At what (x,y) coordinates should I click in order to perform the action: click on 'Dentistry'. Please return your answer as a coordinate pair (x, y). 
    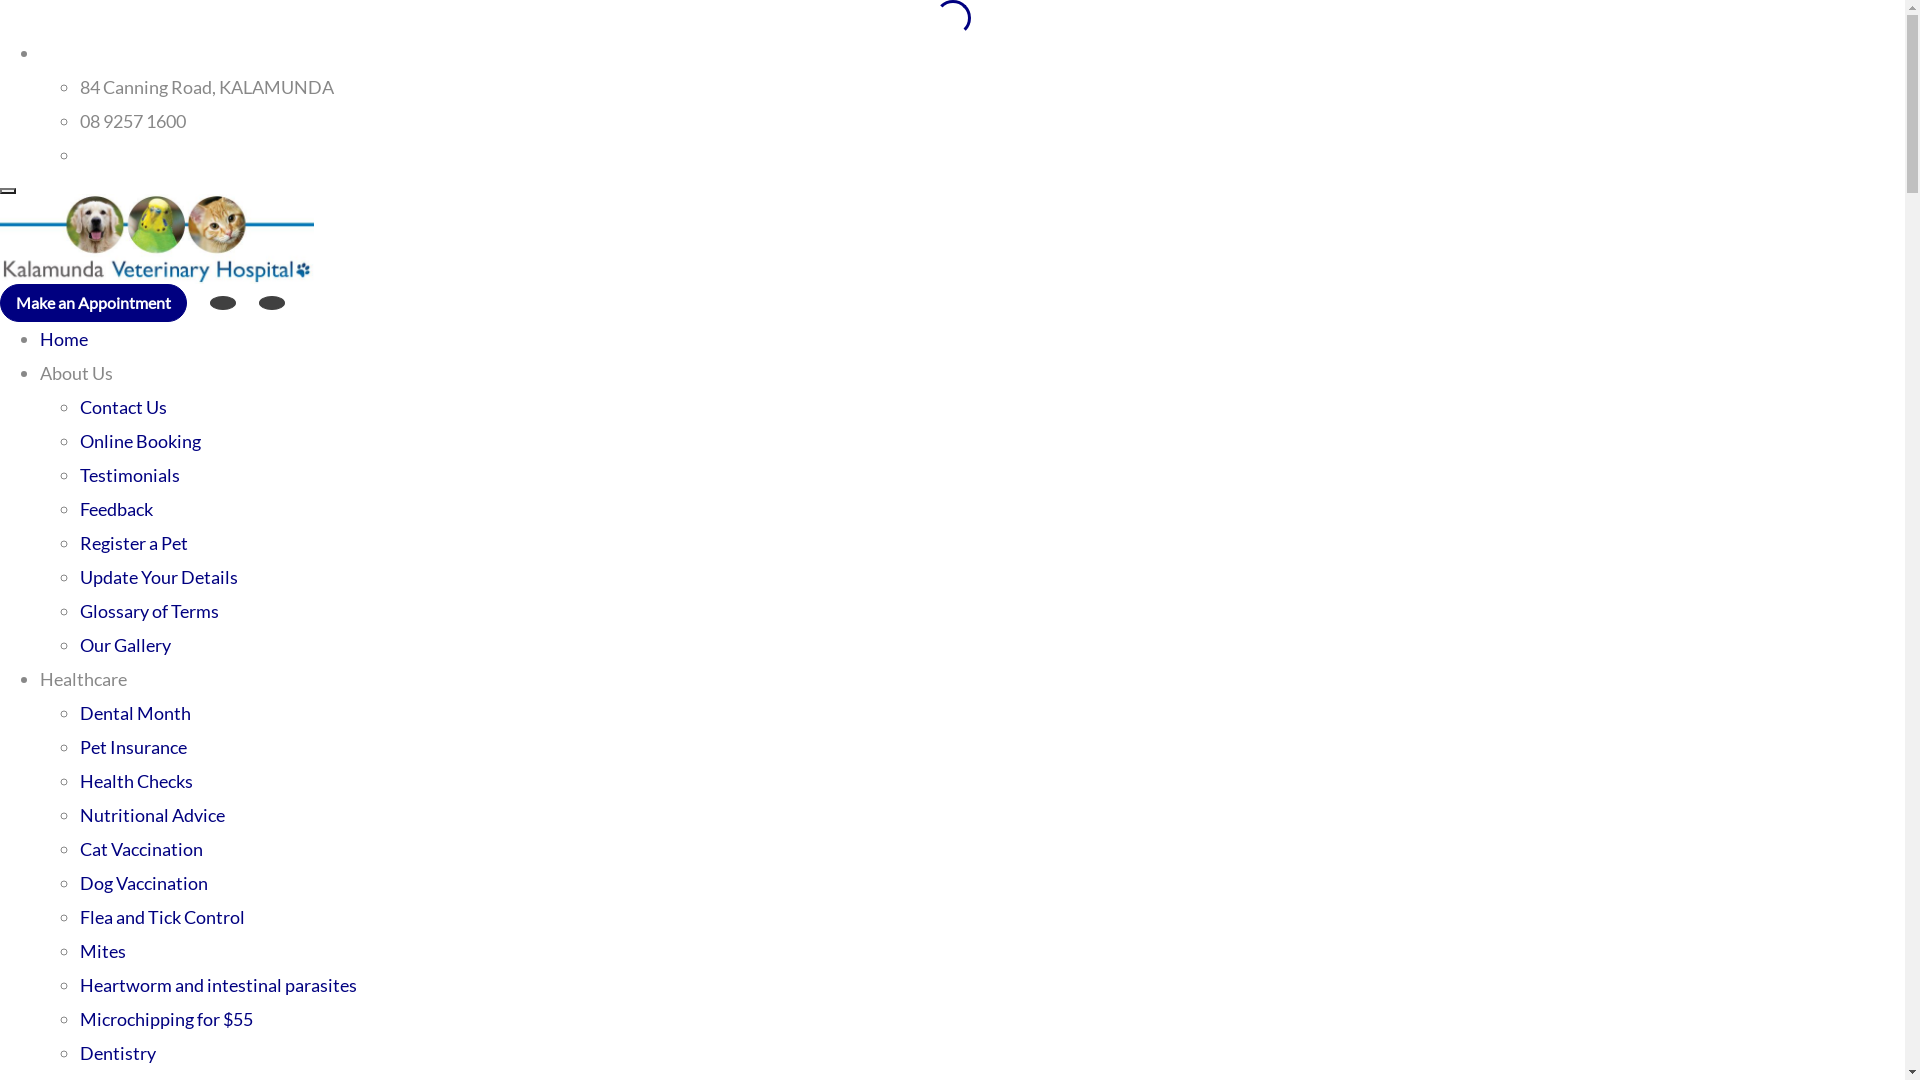
    Looking at the image, I should click on (117, 1052).